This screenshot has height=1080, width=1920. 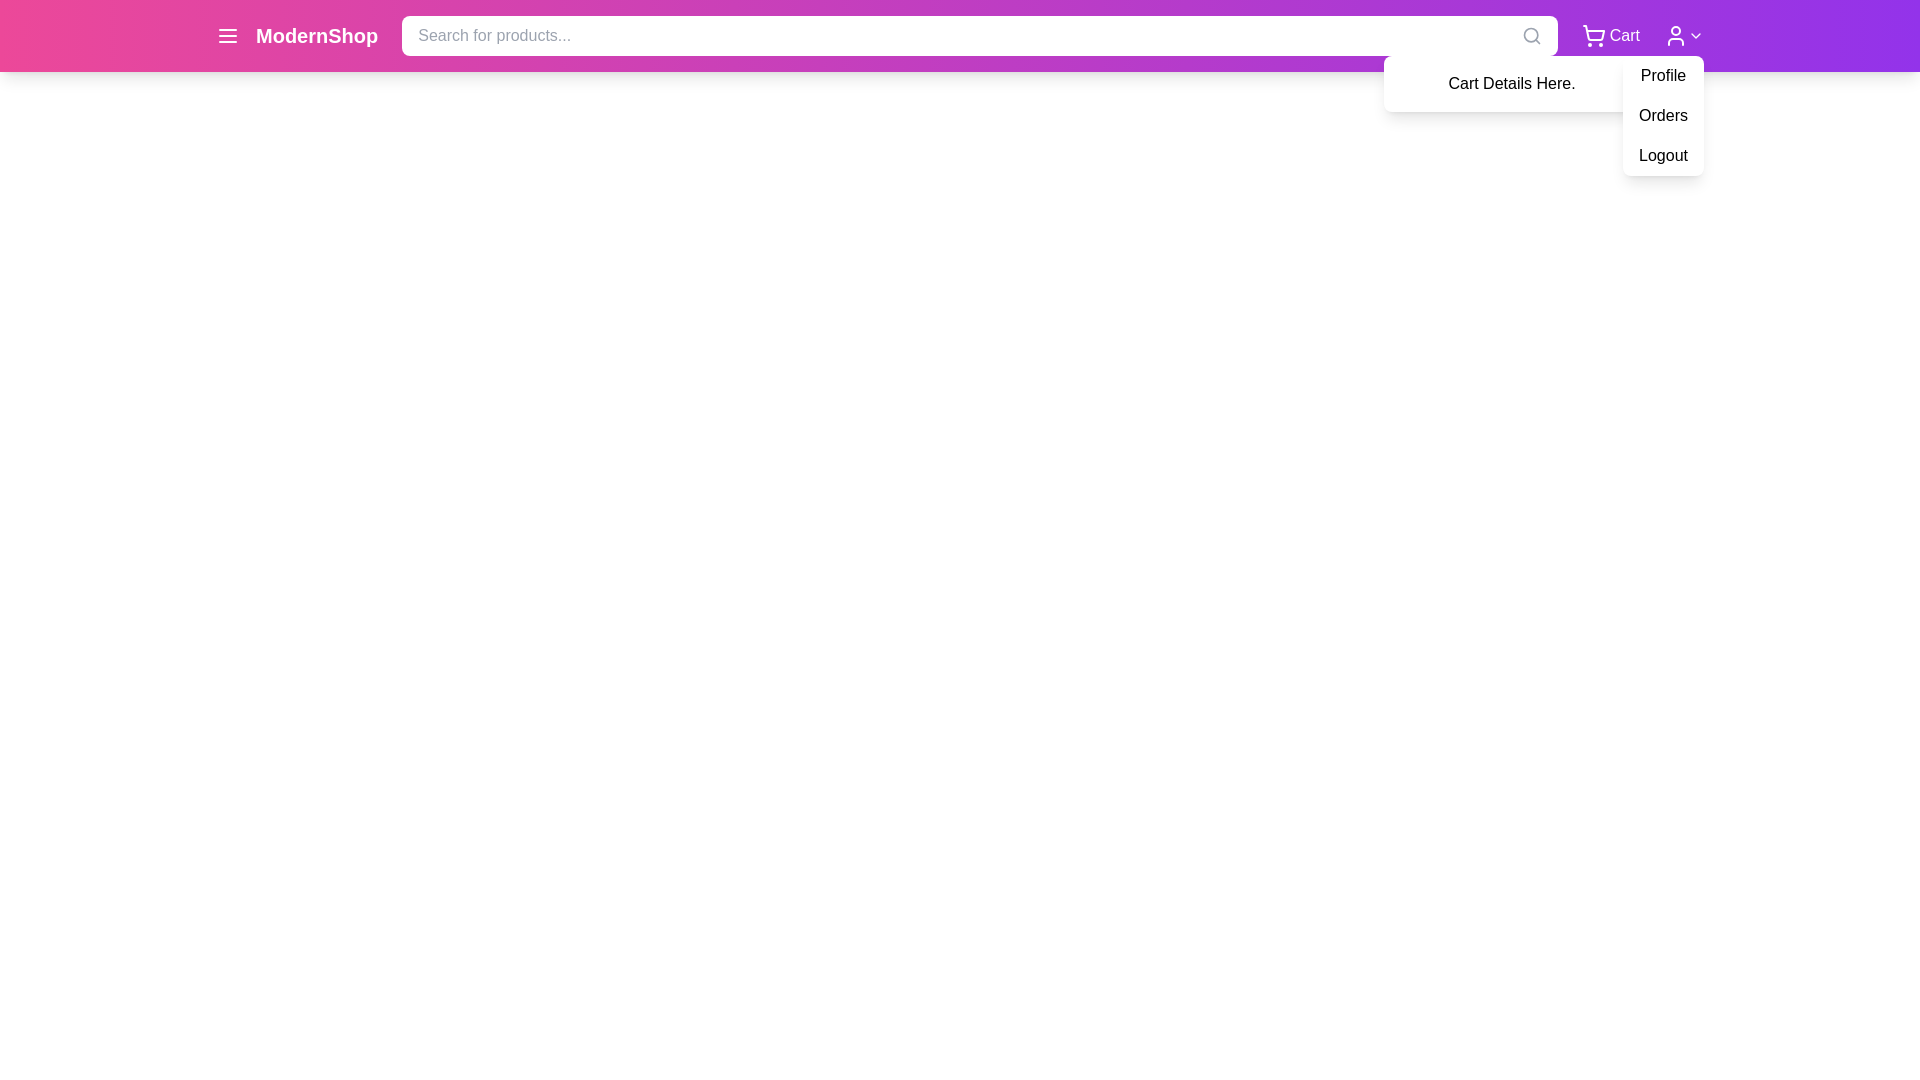 What do you see at coordinates (1530, 35) in the screenshot?
I see `the search icon located on the right-hand side of the search bar` at bounding box center [1530, 35].